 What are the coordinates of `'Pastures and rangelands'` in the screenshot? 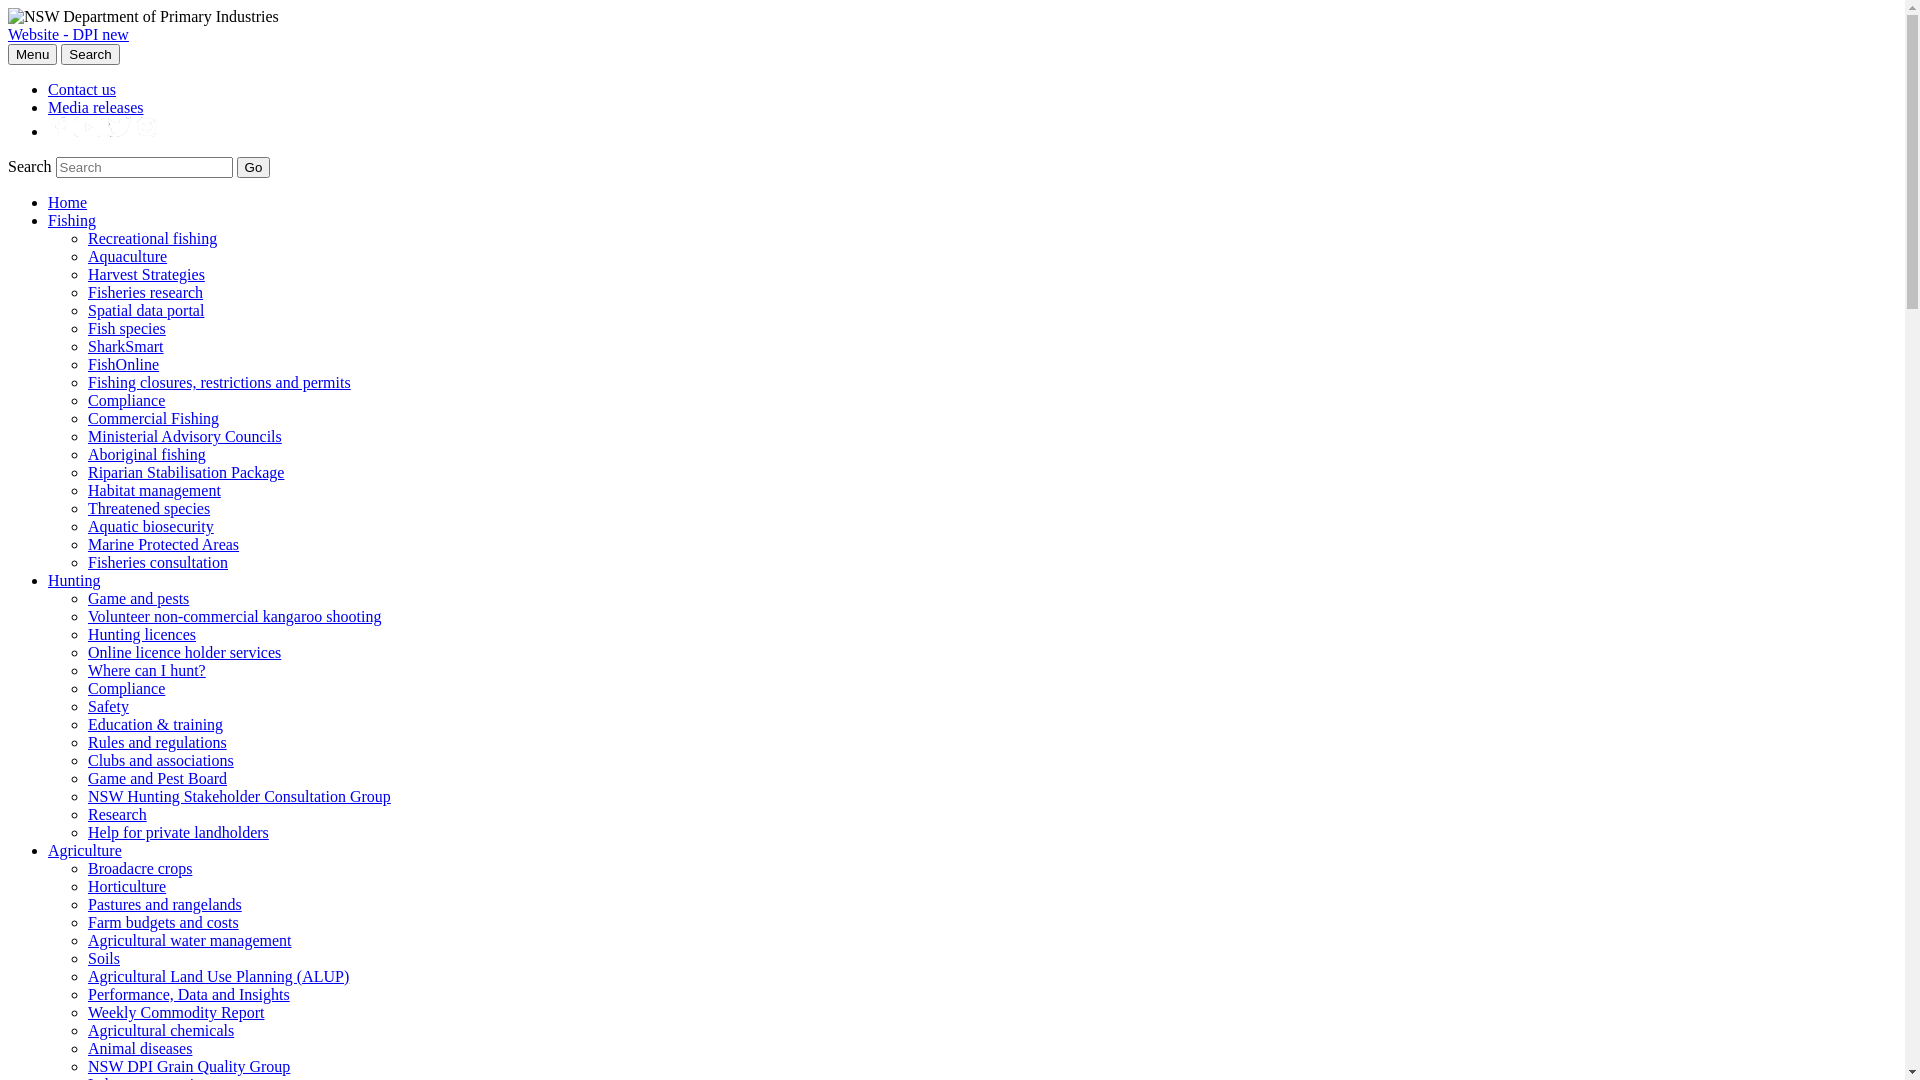 It's located at (86, 904).